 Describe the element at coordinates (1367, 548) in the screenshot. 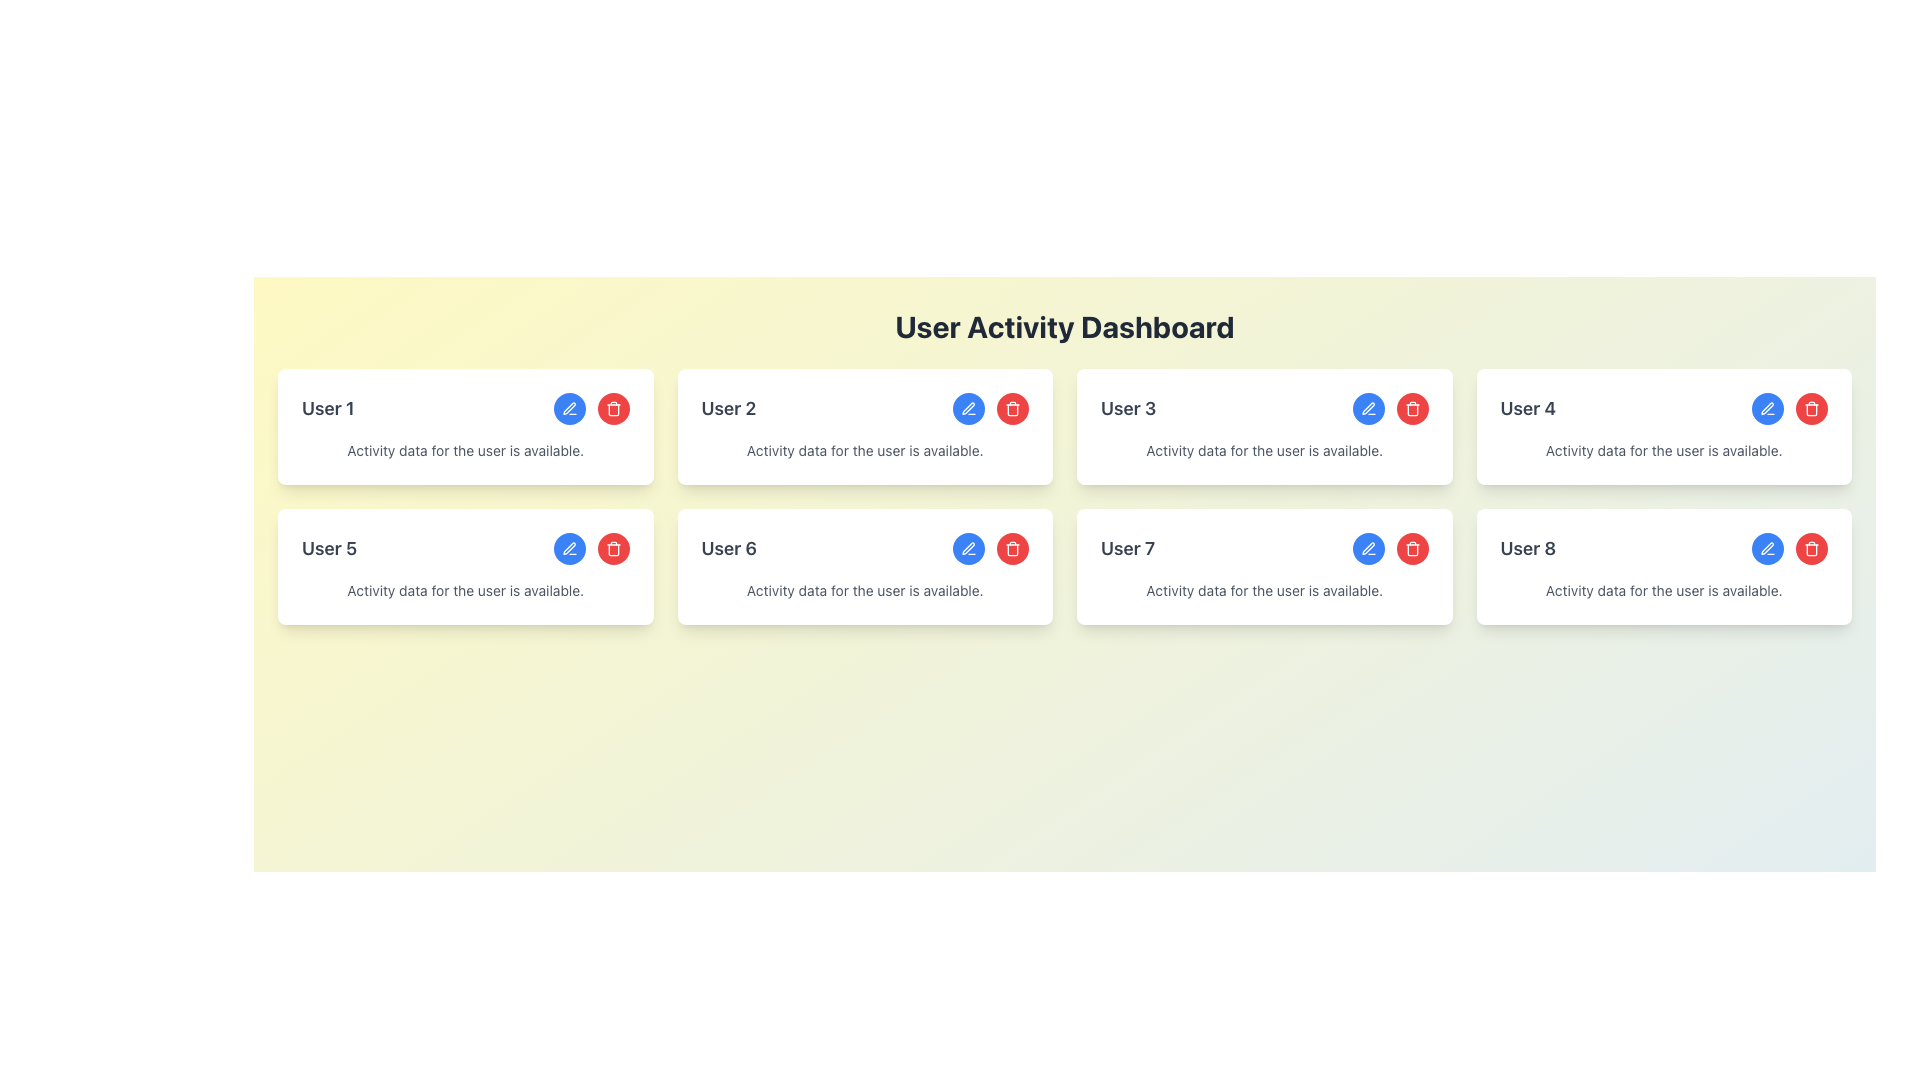

I see `the Interactive Icon Button in the bottom-right corner of User 7's card to initiate the edit action` at that location.